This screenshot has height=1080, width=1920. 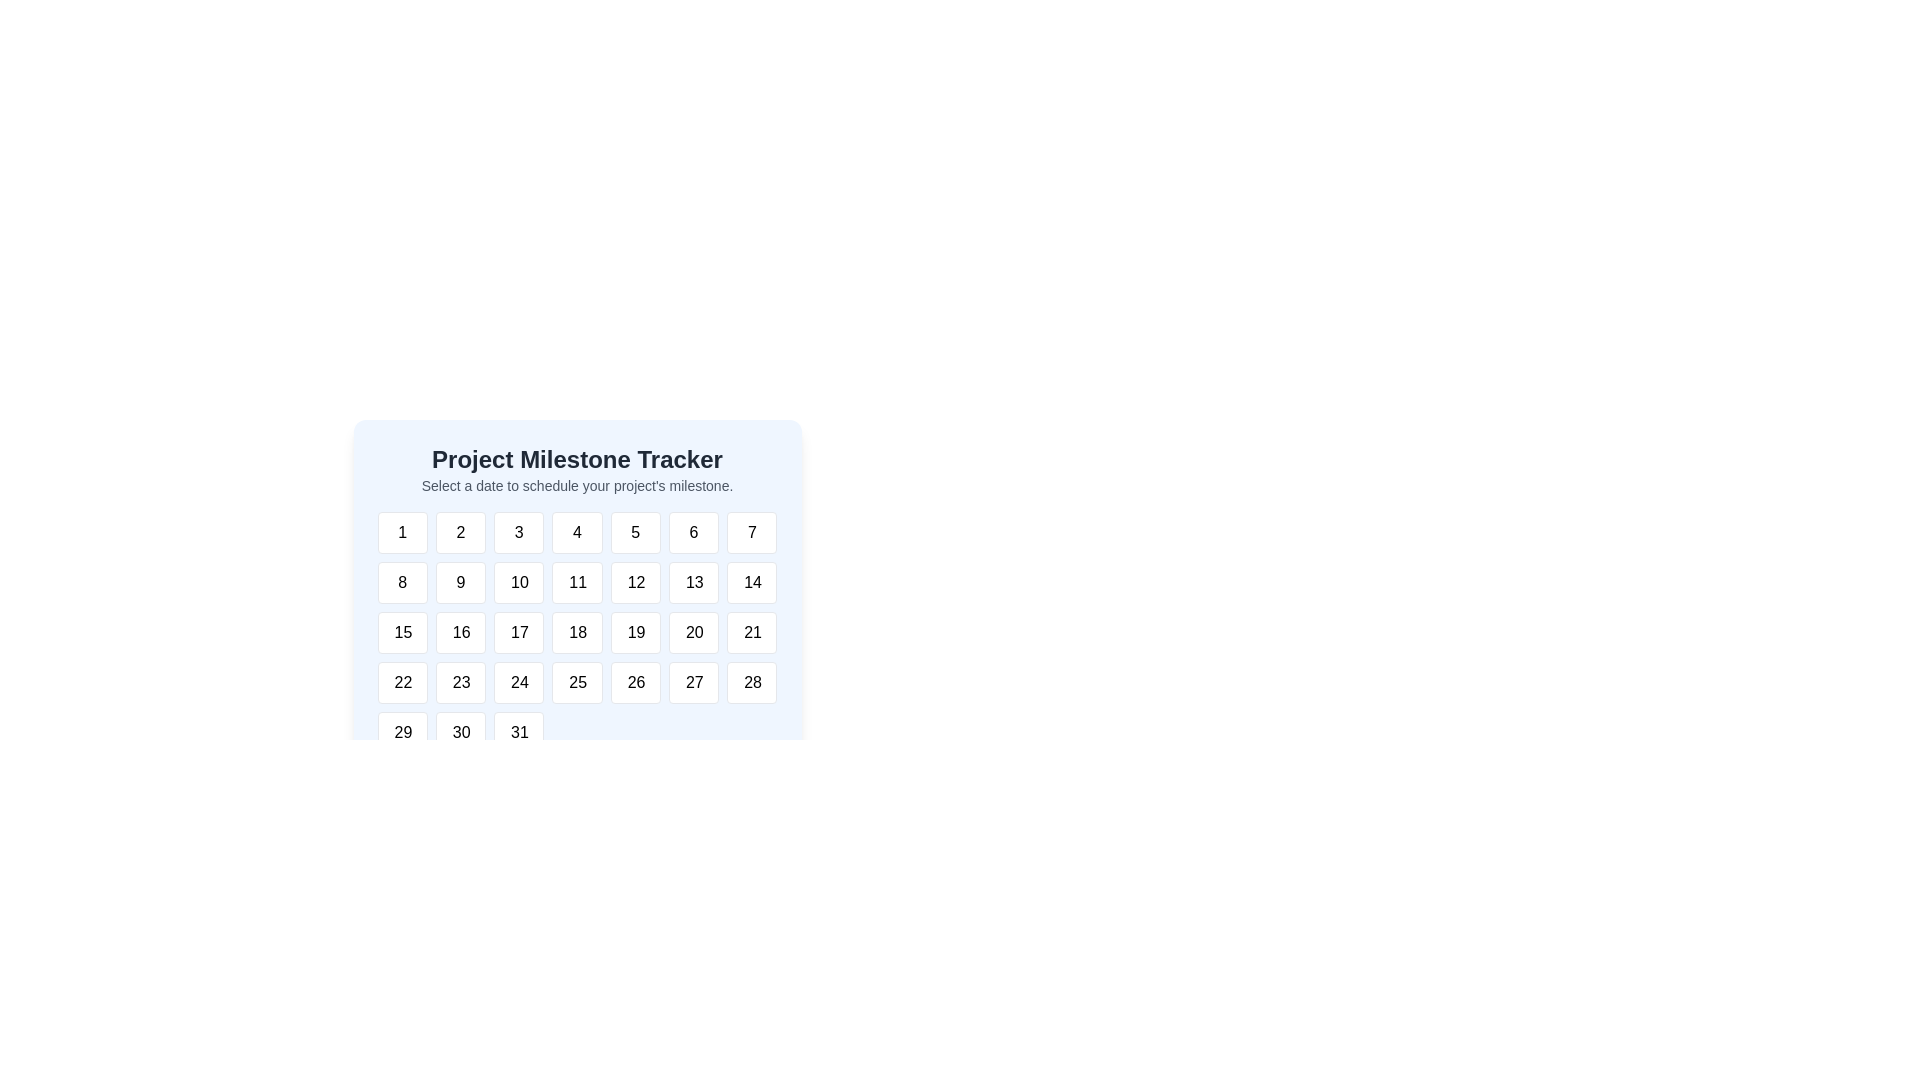 What do you see at coordinates (634, 632) in the screenshot?
I see `the rectangular button with rounded corners that has the text '19' centered within it` at bounding box center [634, 632].